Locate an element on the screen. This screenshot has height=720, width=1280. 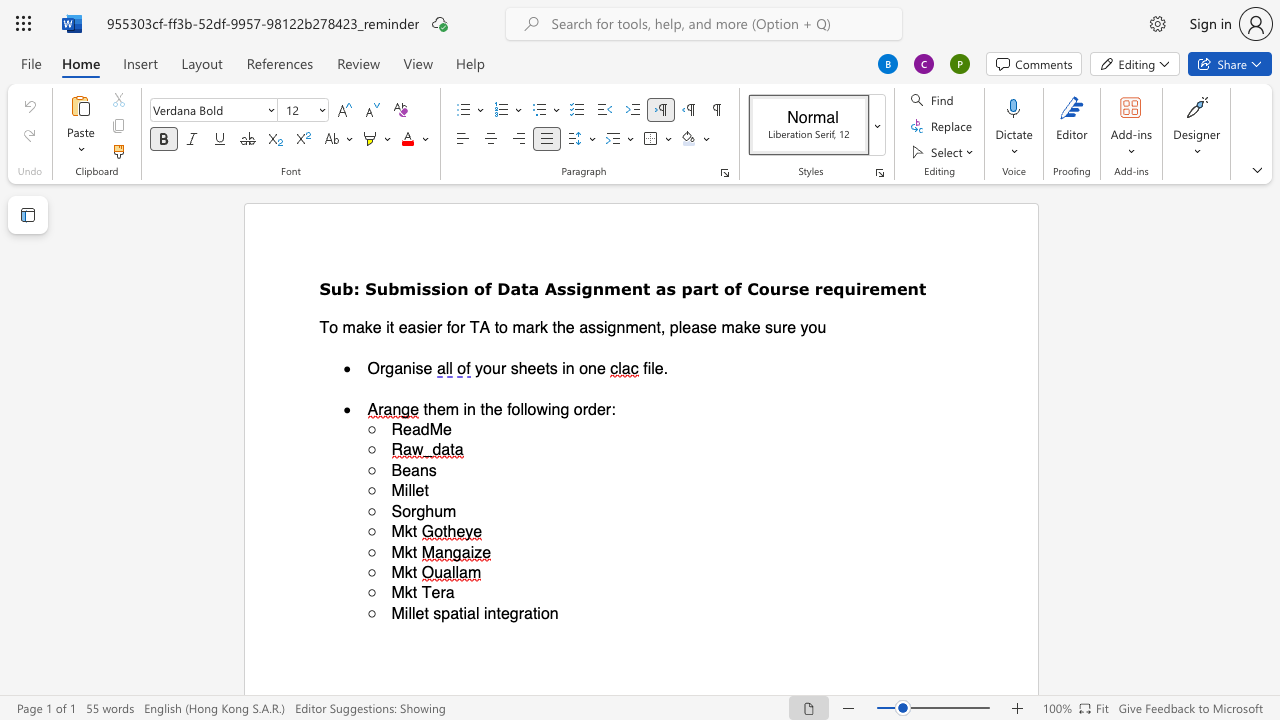
the space between the continuous character "t" and "s" in the text is located at coordinates (550, 368).